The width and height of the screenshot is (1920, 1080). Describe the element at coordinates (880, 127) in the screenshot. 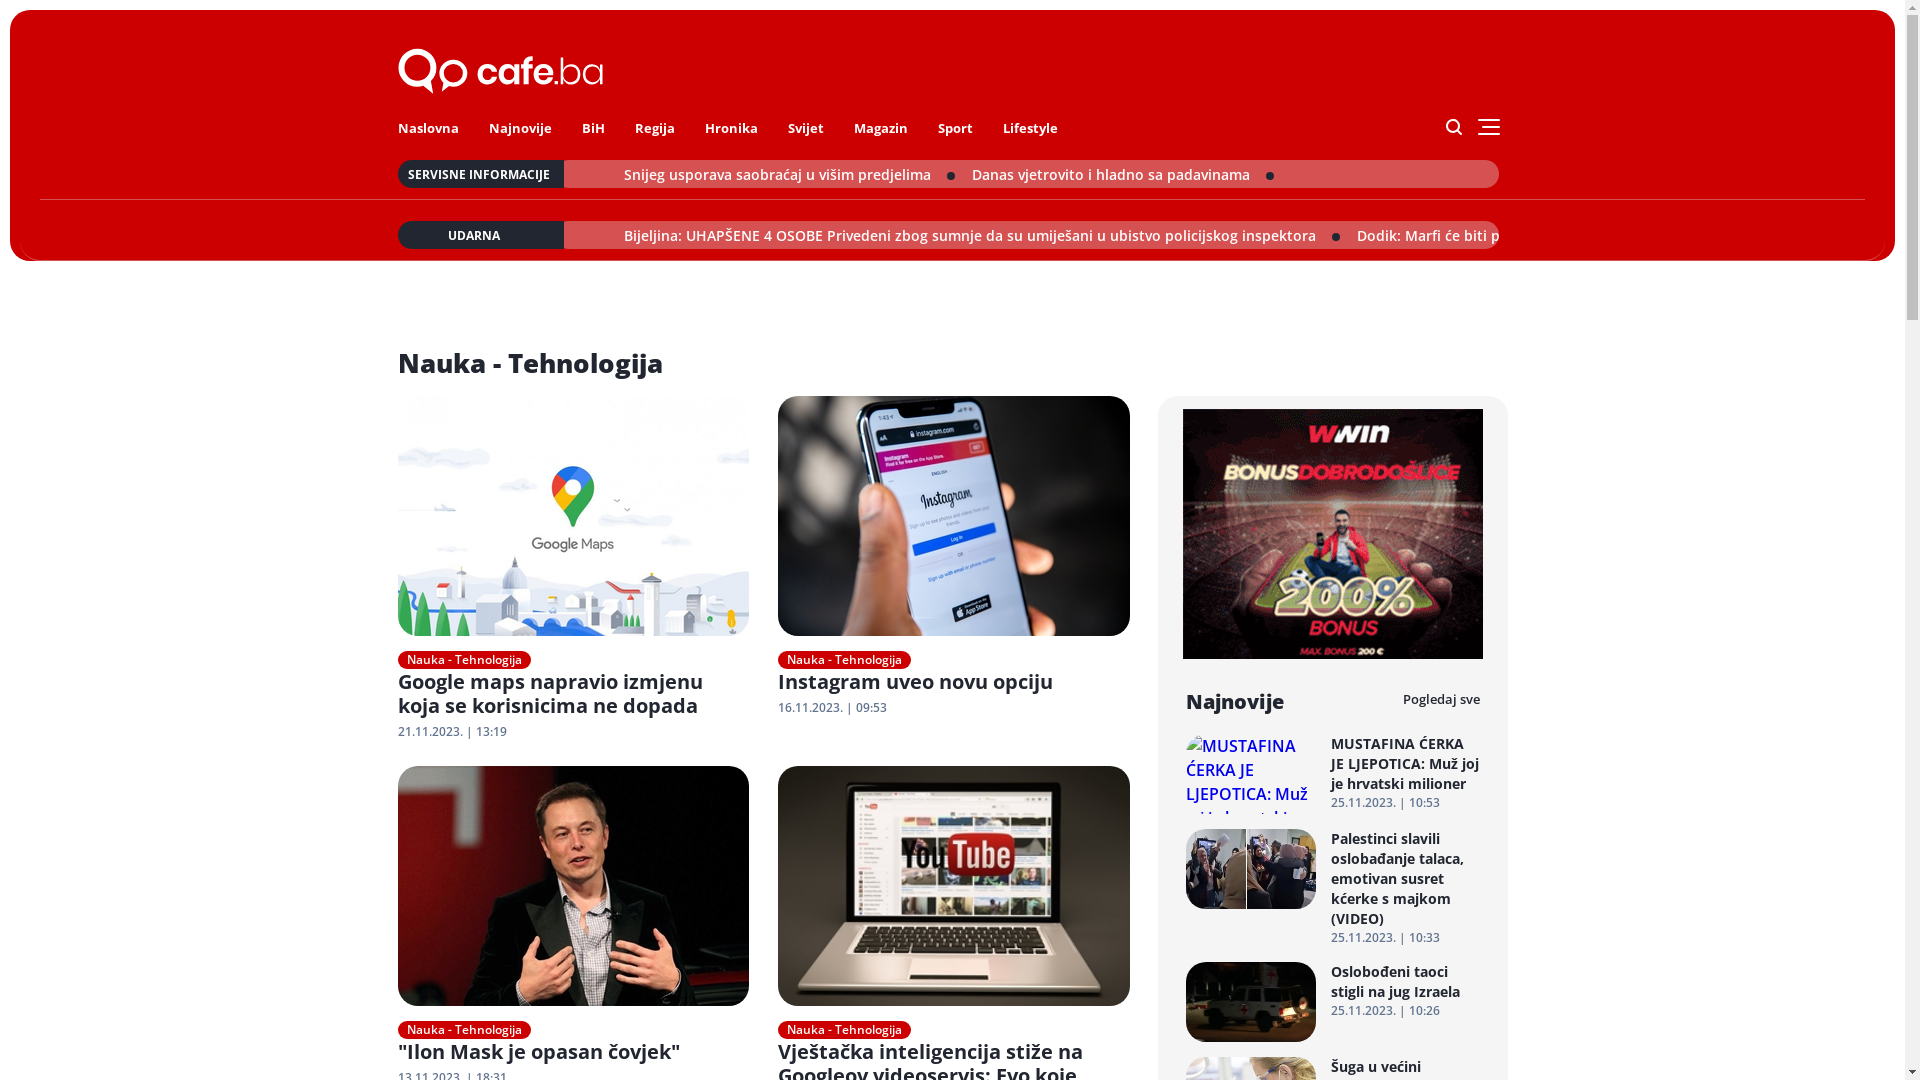

I see `'Magazin'` at that location.